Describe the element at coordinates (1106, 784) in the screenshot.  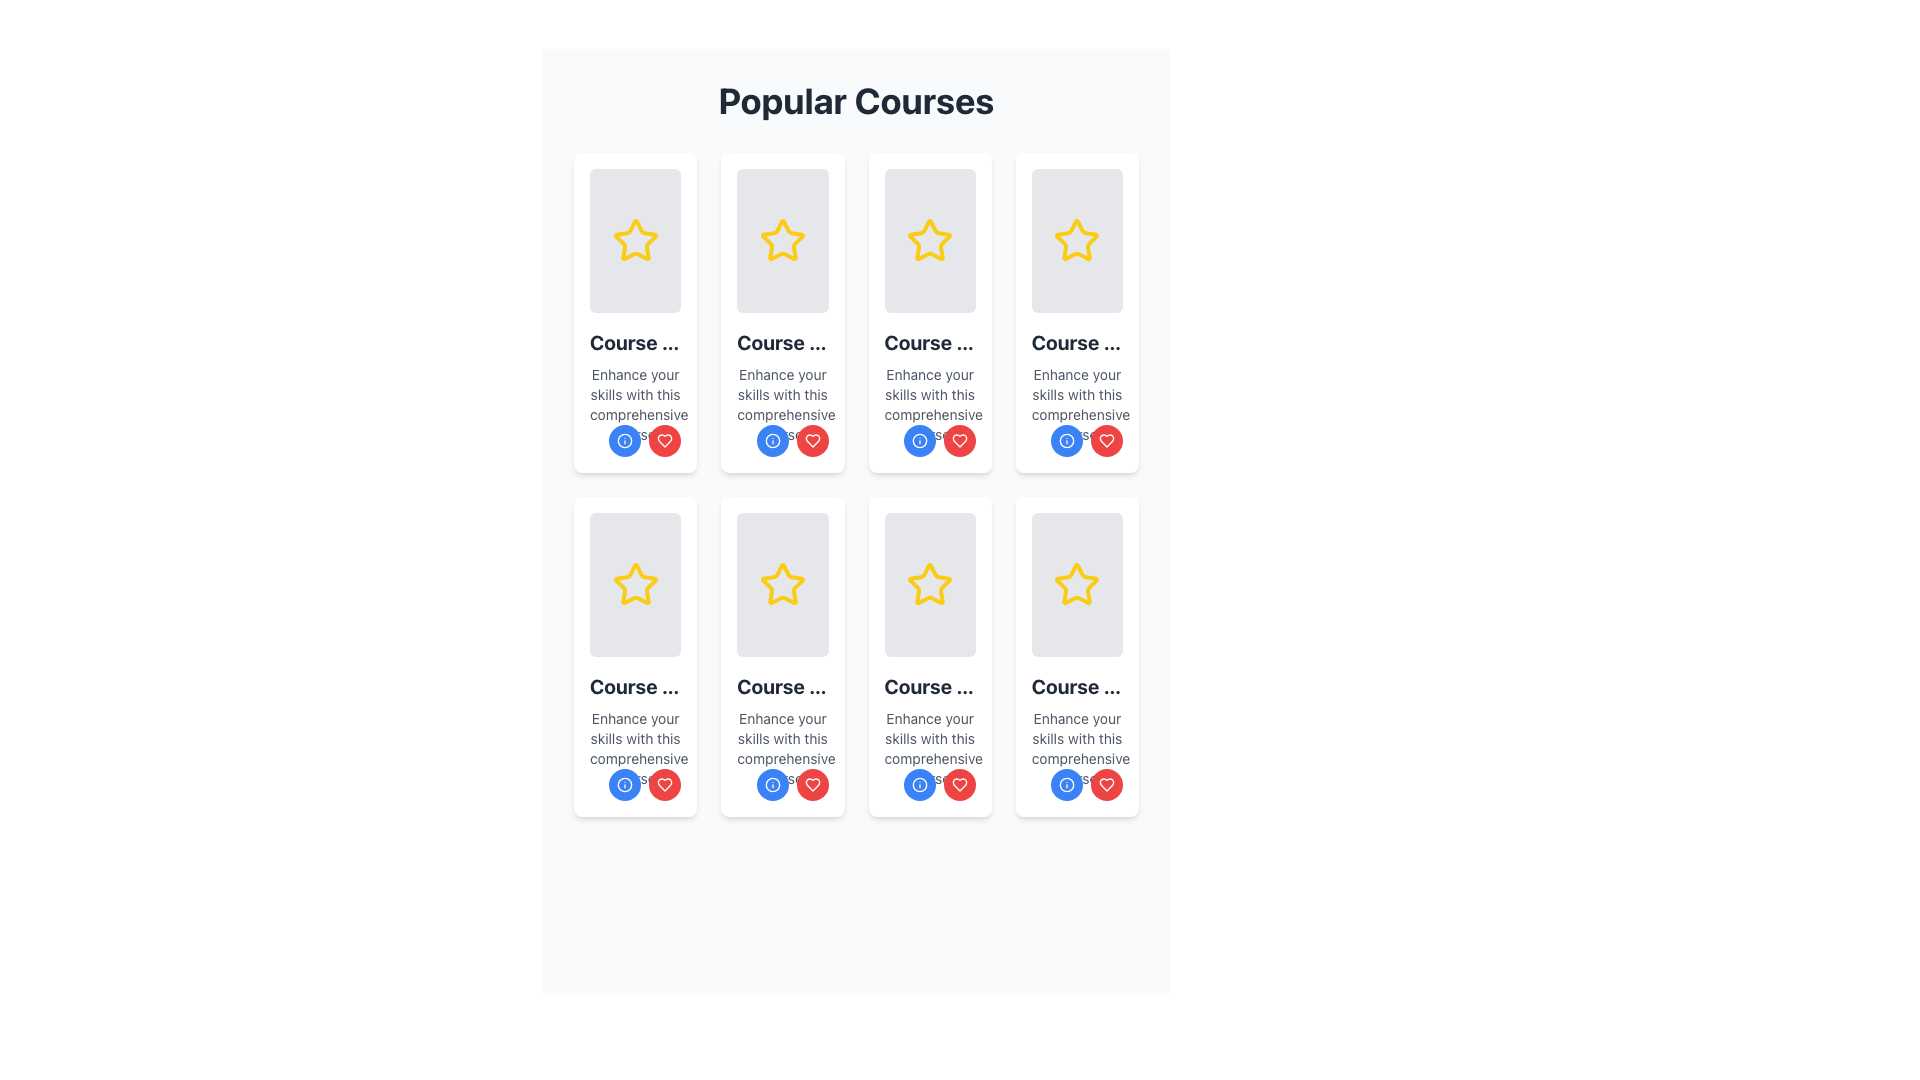
I see `the circular red button with a white heart icon located in the bottom-right corner of the card to favorite` at that location.